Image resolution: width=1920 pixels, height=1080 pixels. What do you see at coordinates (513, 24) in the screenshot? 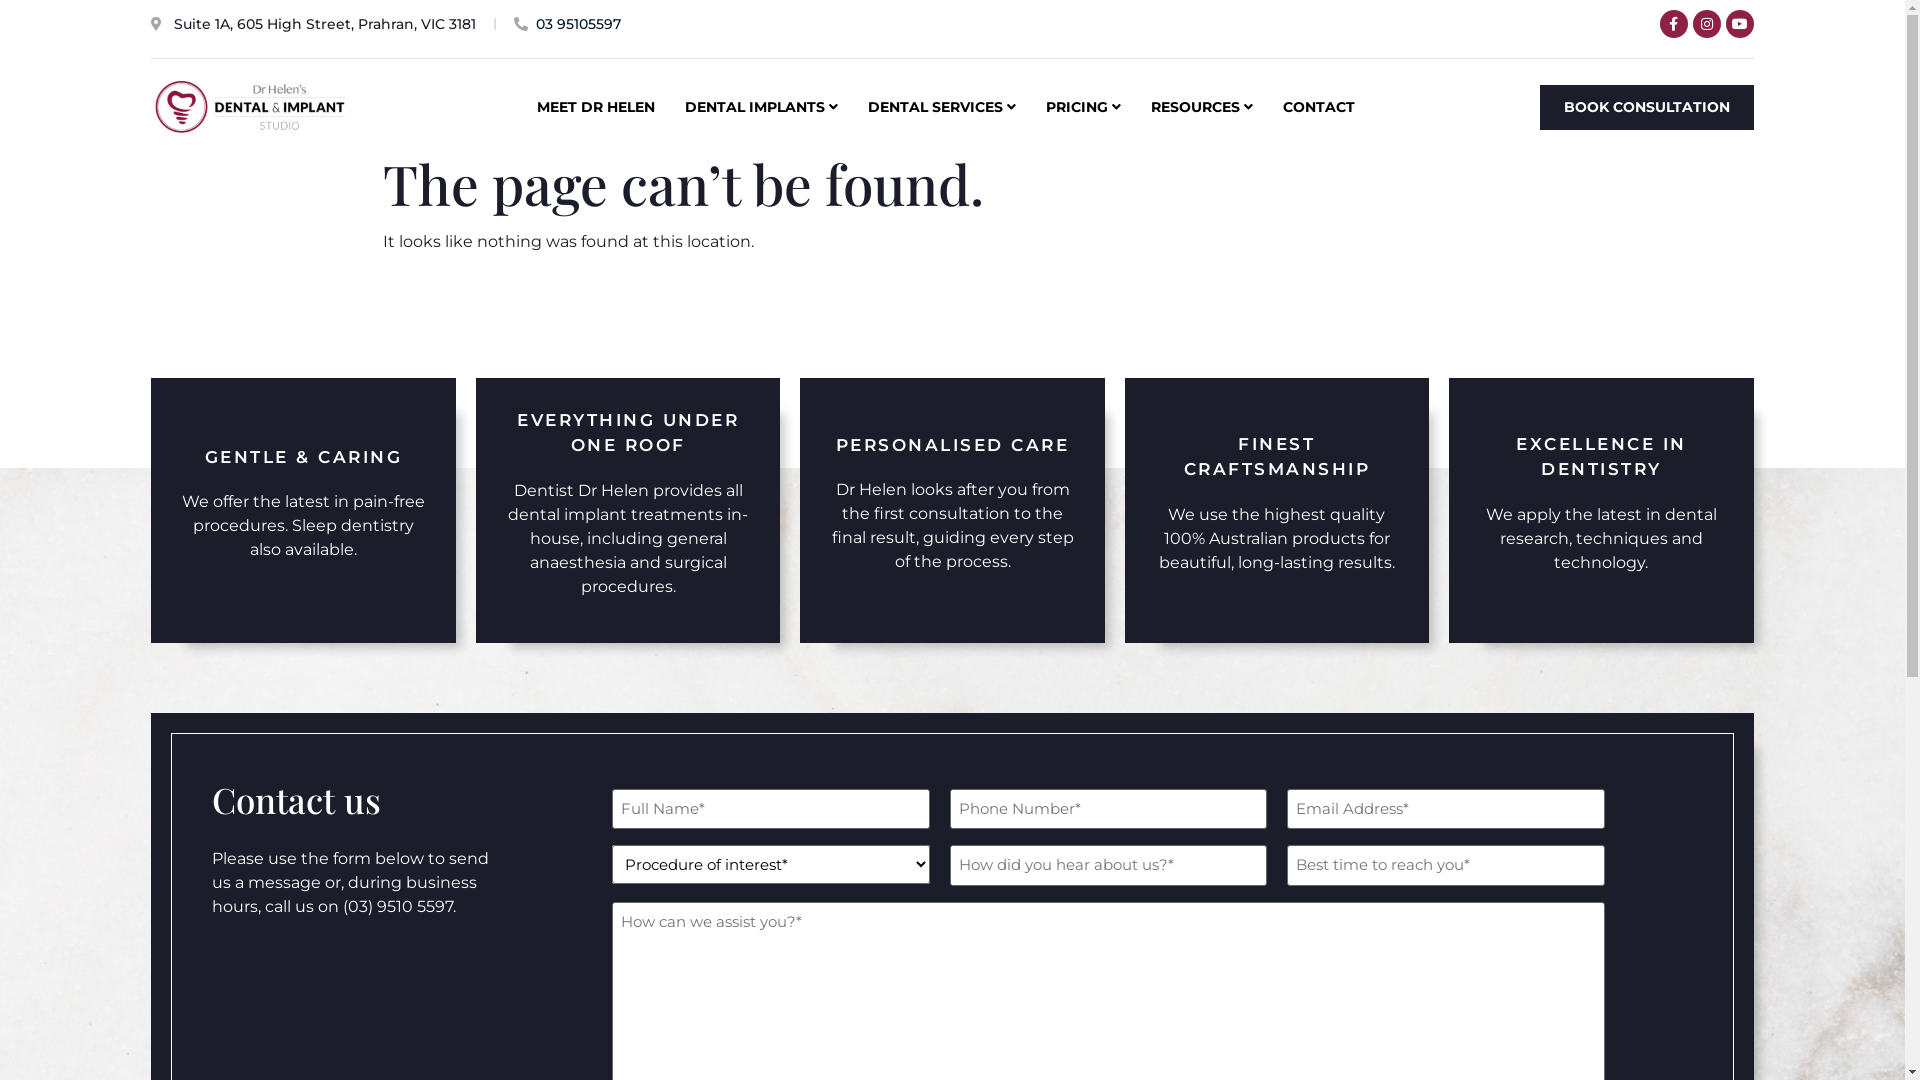
I see `'03 95105597'` at bounding box center [513, 24].